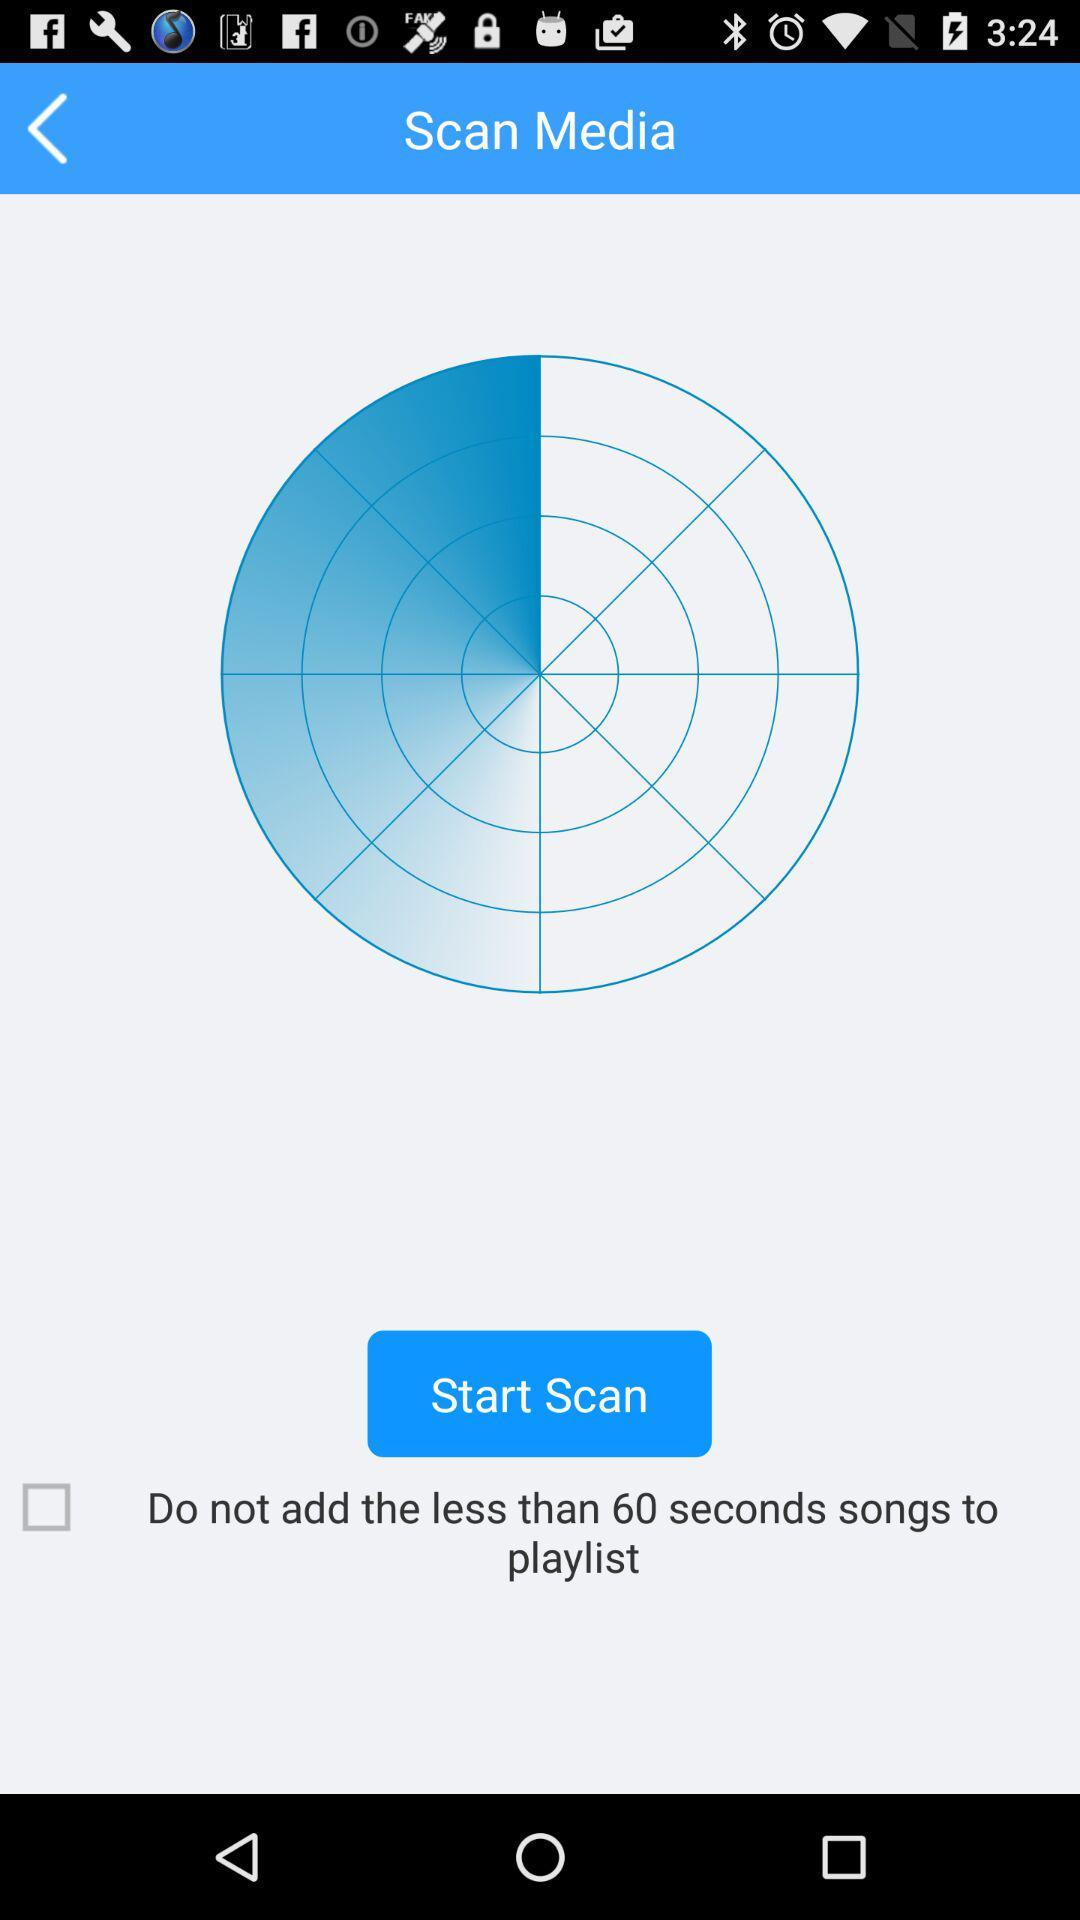 This screenshot has height=1920, width=1080. What do you see at coordinates (46, 136) in the screenshot?
I see `the arrow_backward icon` at bounding box center [46, 136].